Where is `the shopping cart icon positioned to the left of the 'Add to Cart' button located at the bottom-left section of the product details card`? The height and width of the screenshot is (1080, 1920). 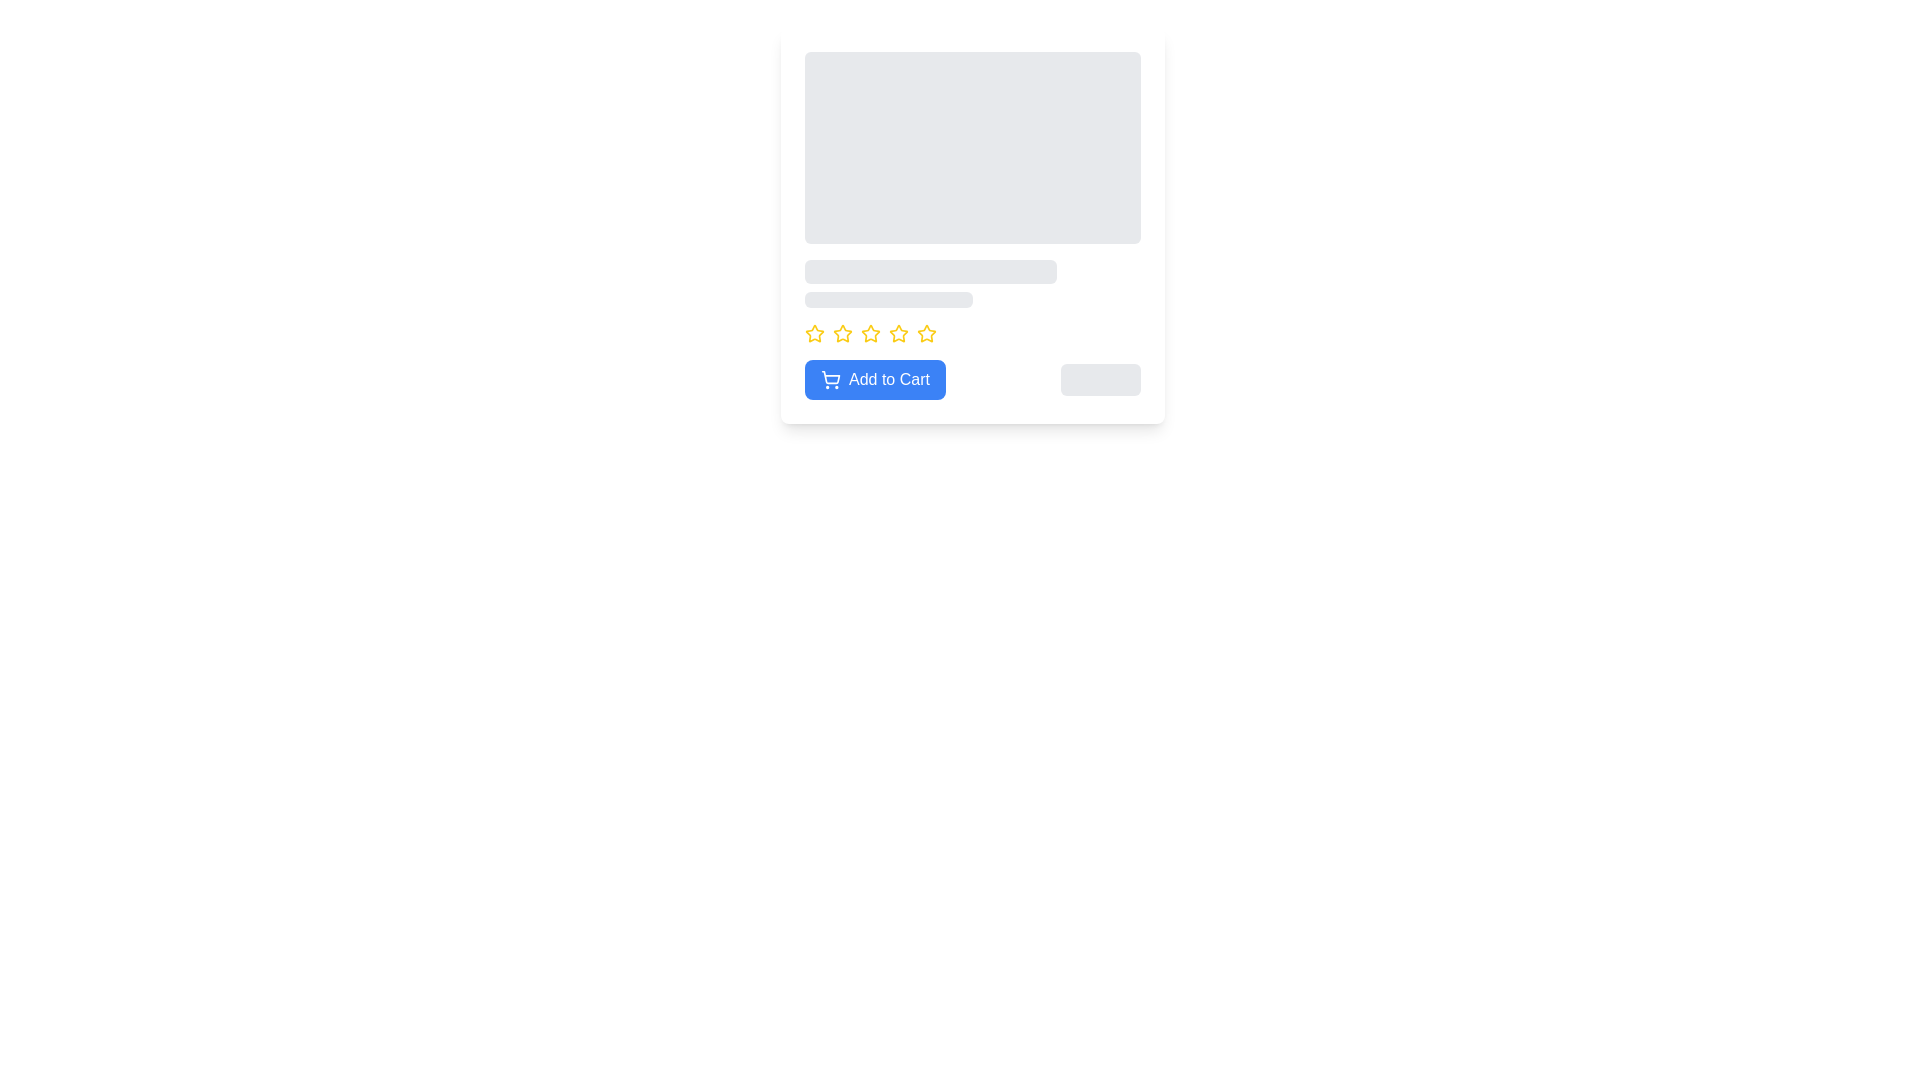 the shopping cart icon positioned to the left of the 'Add to Cart' button located at the bottom-left section of the product details card is located at coordinates (830, 380).